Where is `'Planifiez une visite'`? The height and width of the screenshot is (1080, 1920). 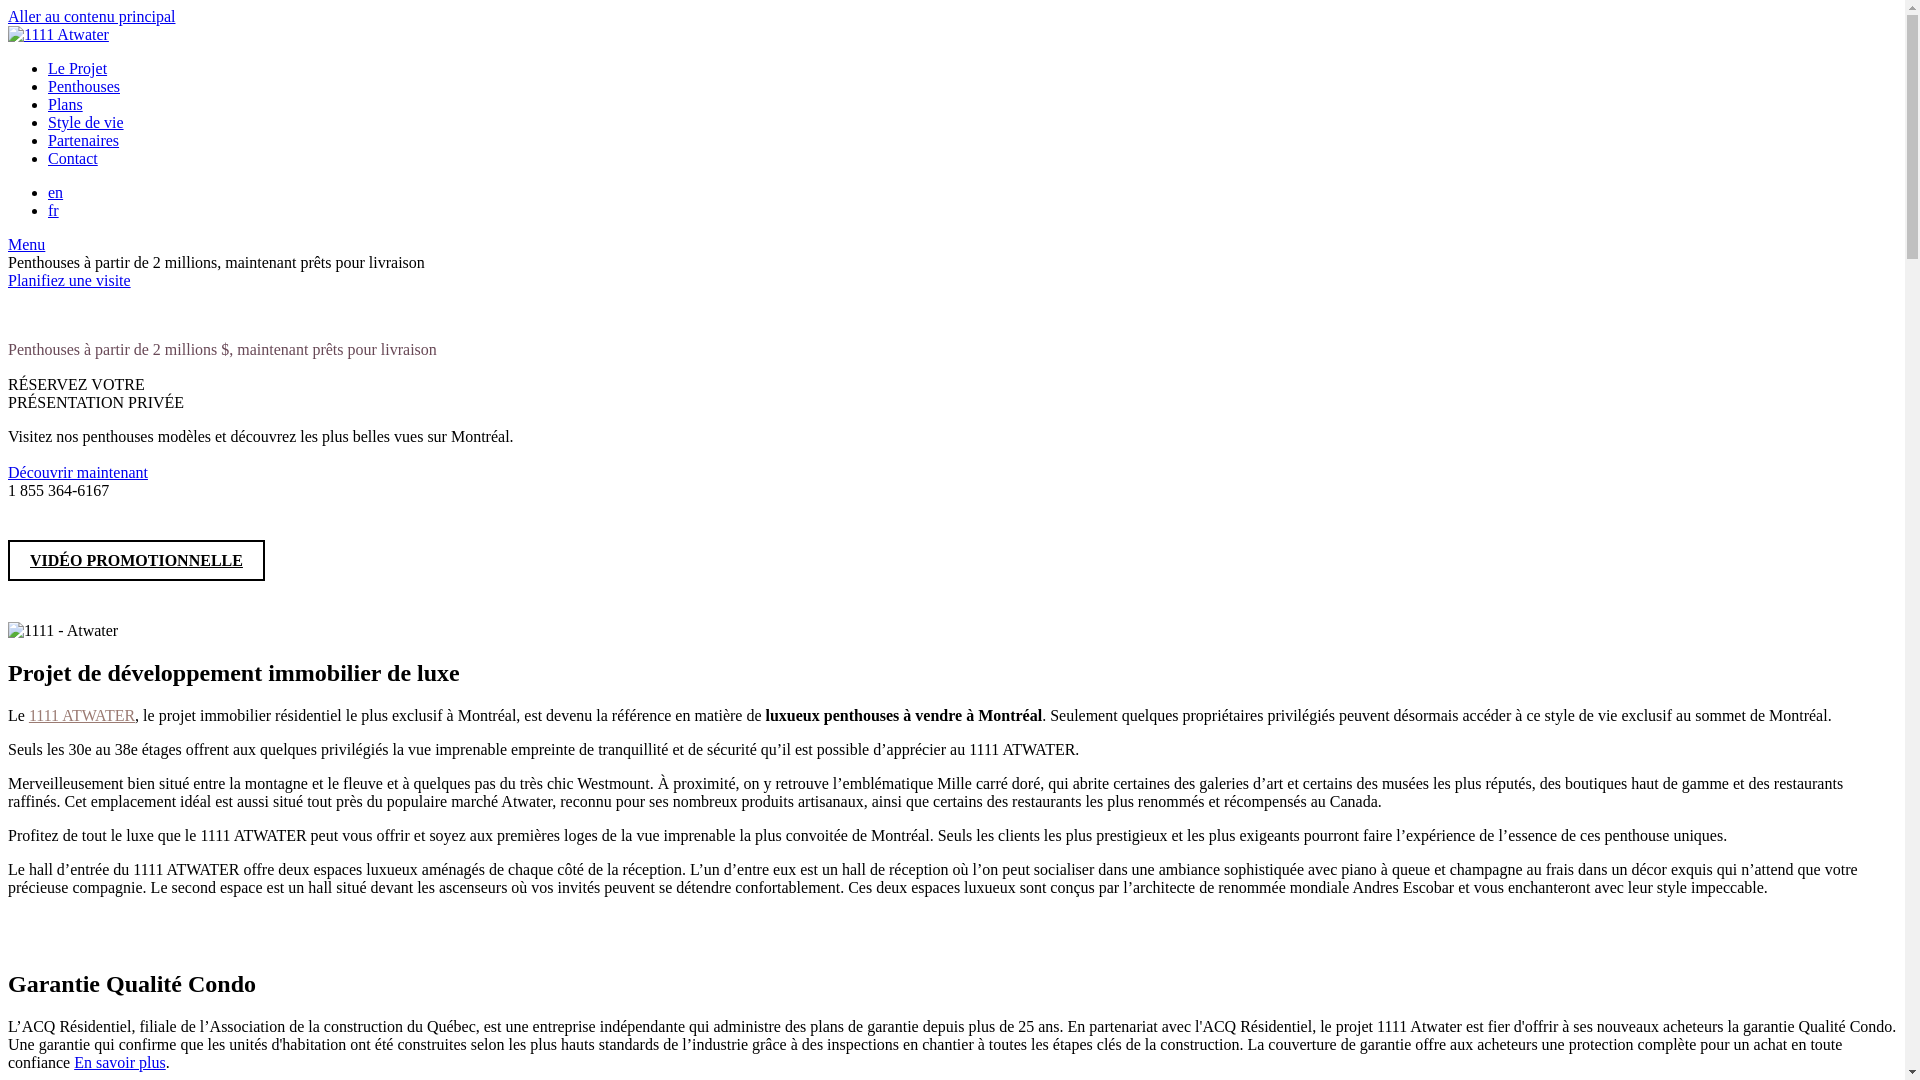
'Planifiez une visite' is located at coordinates (69, 280).